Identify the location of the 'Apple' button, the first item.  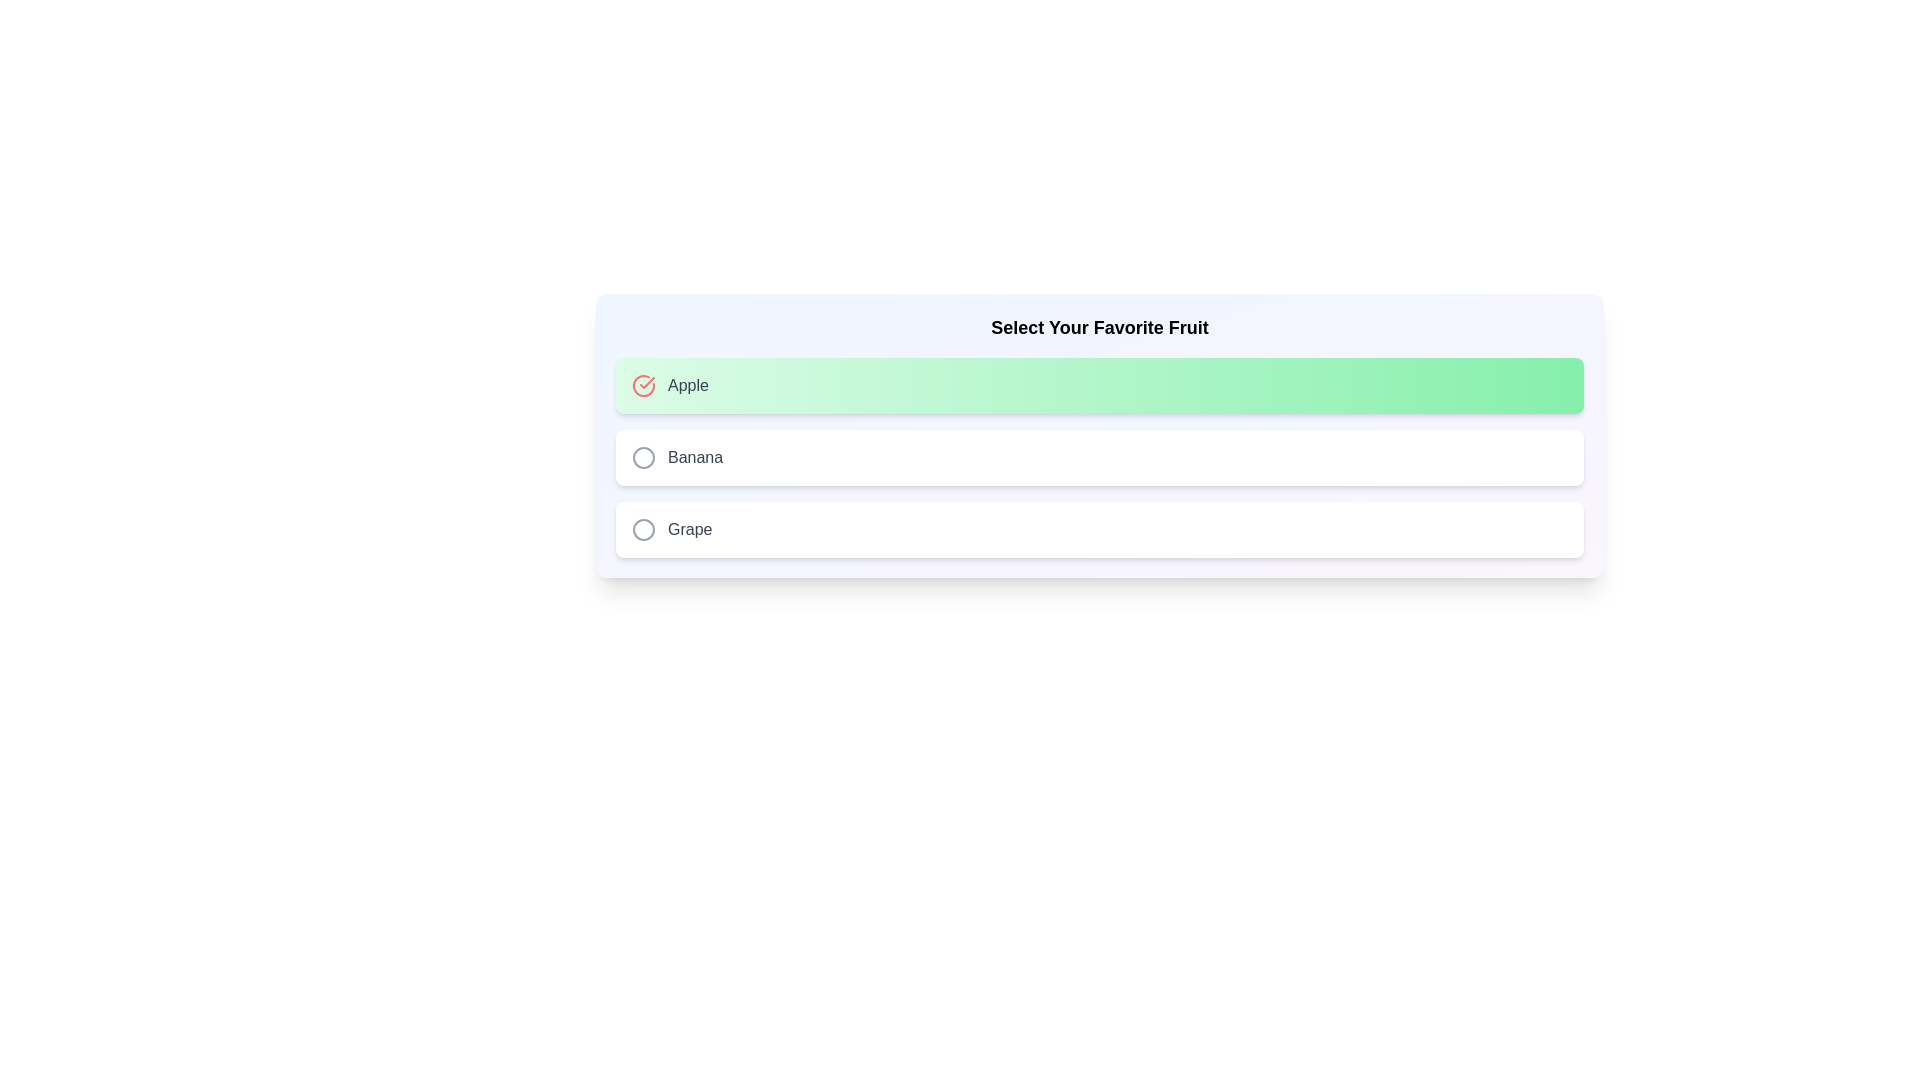
(1098, 385).